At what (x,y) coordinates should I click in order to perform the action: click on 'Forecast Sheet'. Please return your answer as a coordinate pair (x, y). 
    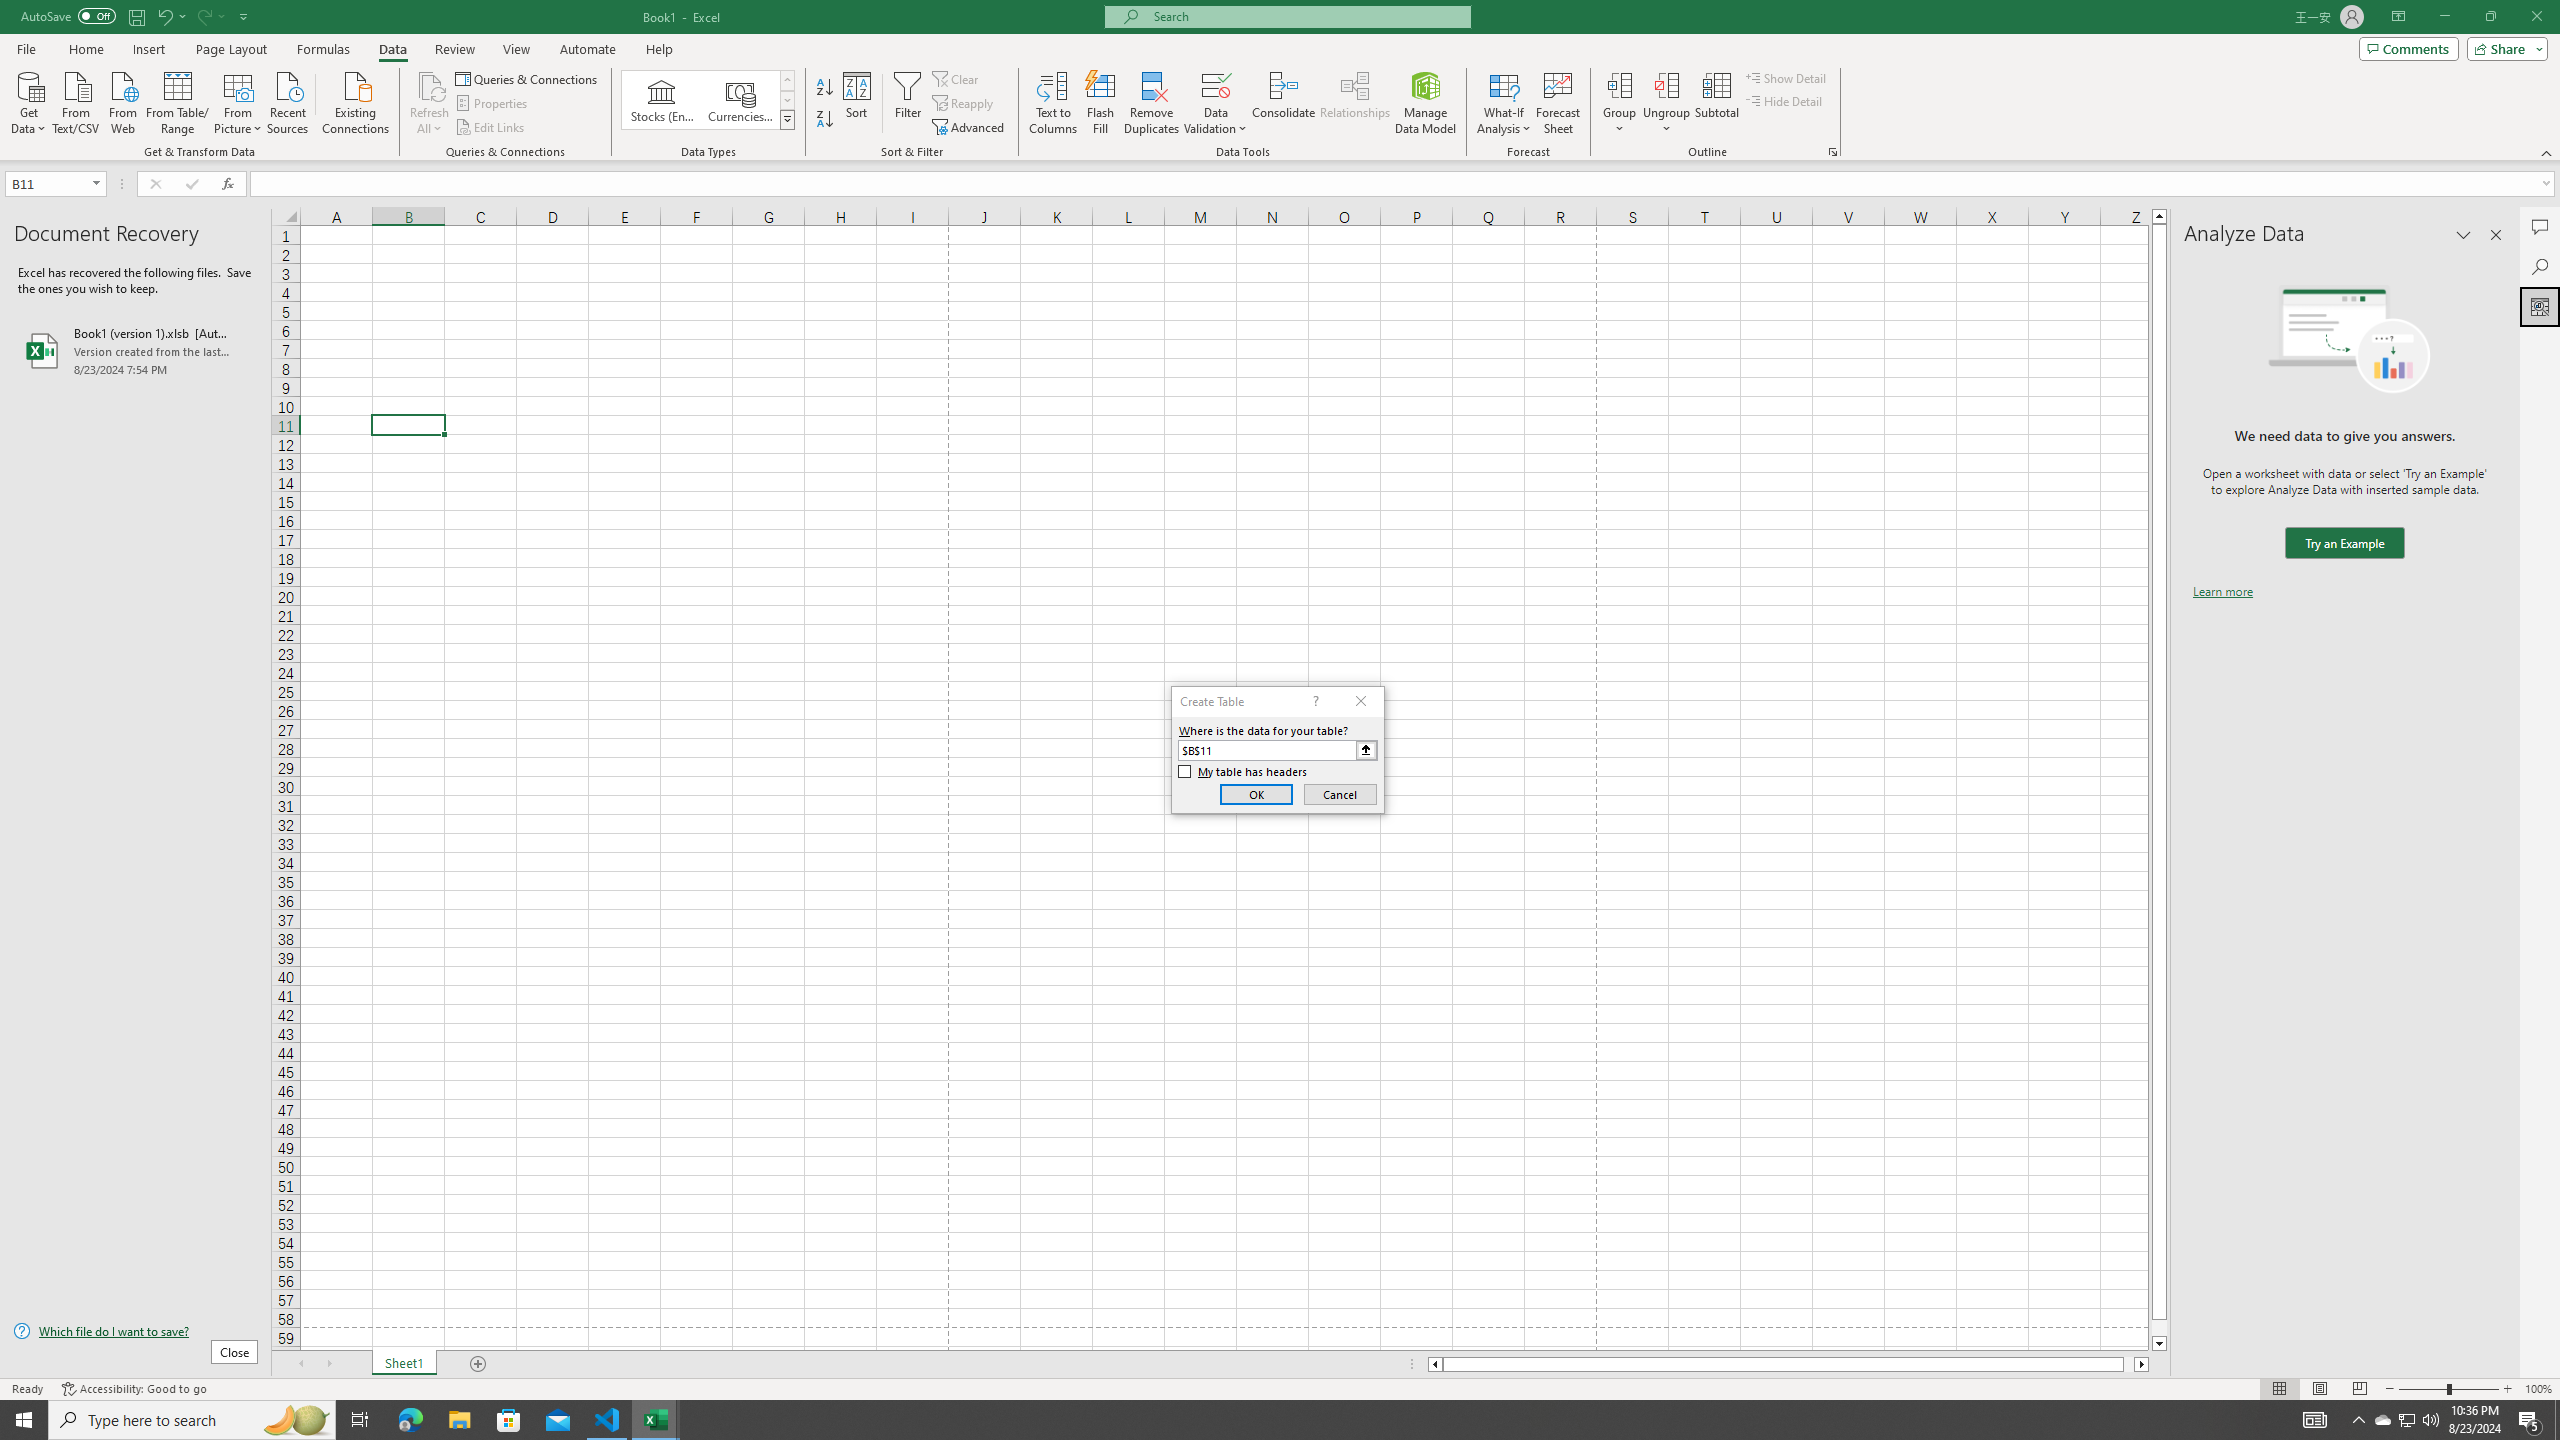
    Looking at the image, I should click on (1557, 103).